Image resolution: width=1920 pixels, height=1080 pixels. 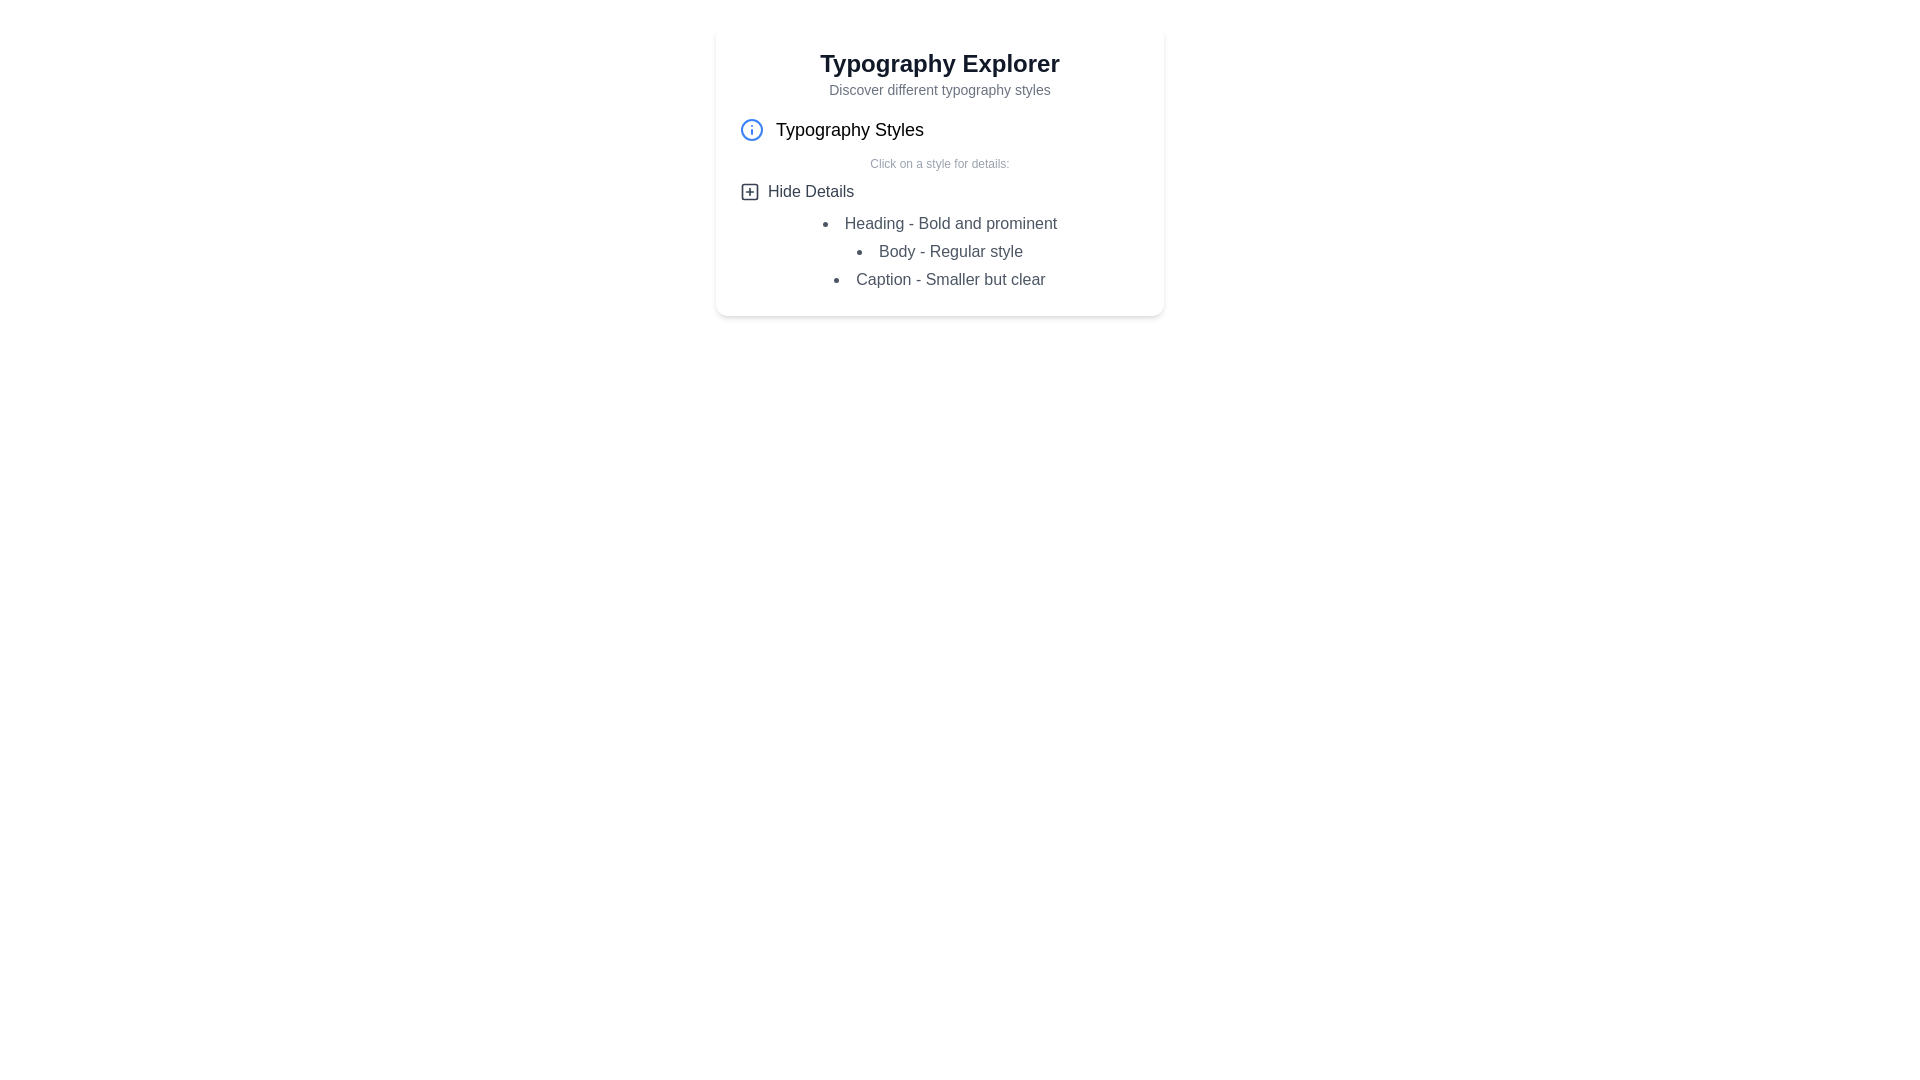 What do you see at coordinates (748, 192) in the screenshot?
I see `the first button in the top left corner of the dialog box` at bounding box center [748, 192].